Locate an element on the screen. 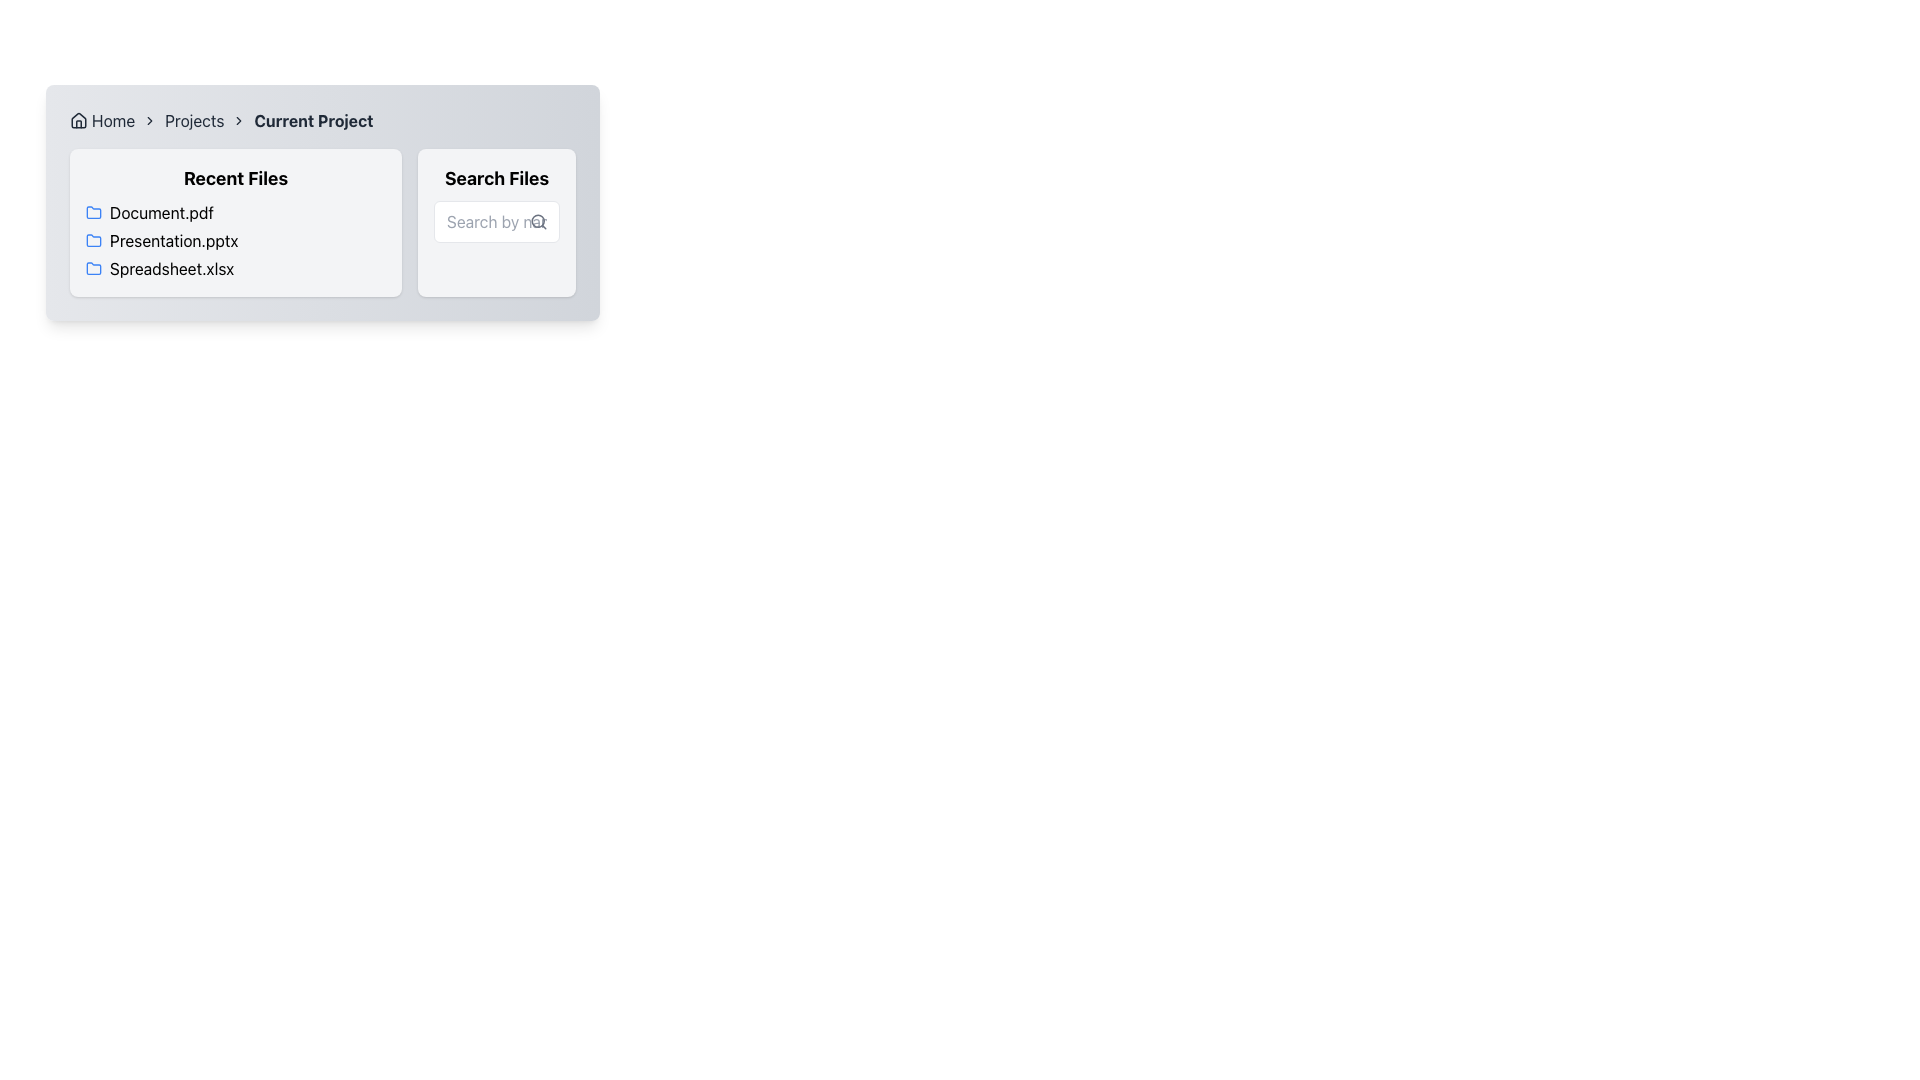 The width and height of the screenshot is (1920, 1080). the 'Current Project' text label, which is the final navigational label in the breadcrumb interface, indicating the current location within the application's structure is located at coordinates (312, 120).